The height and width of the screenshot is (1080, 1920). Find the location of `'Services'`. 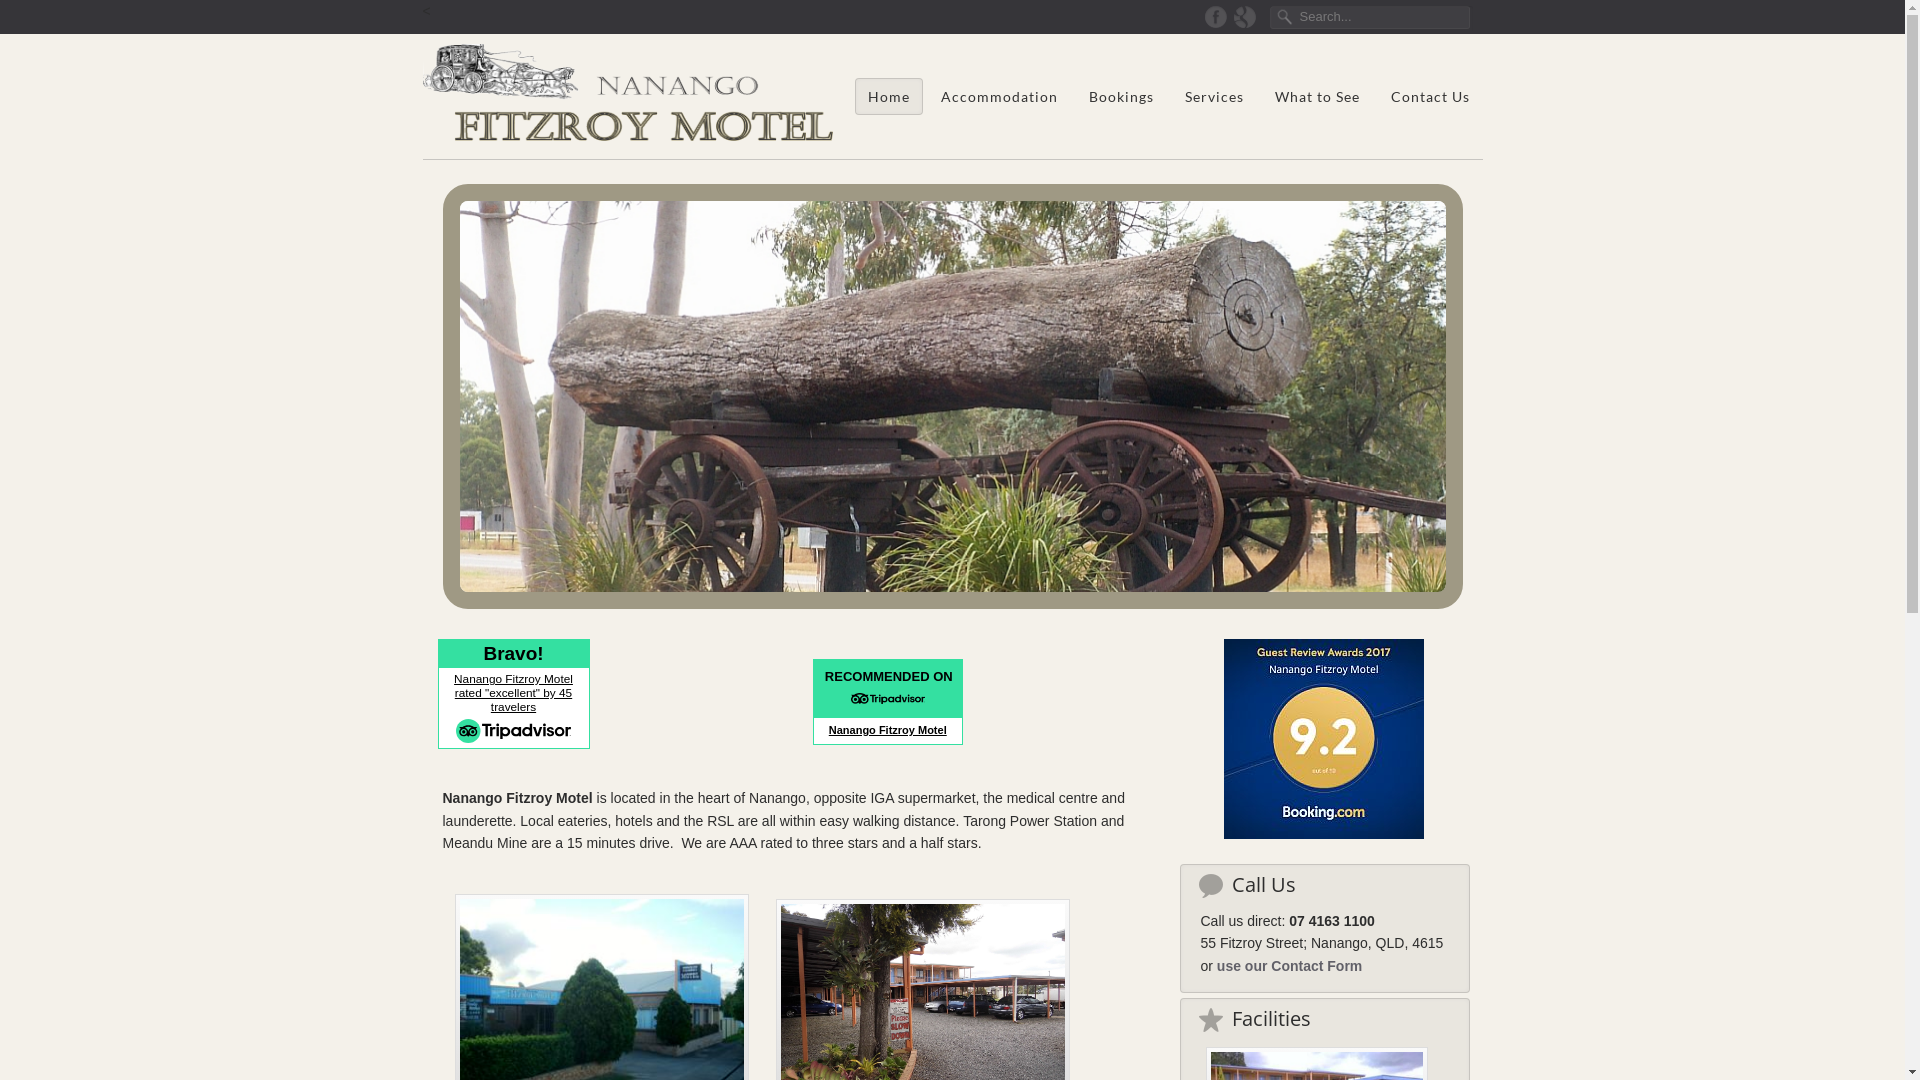

'Services' is located at coordinates (1171, 96).